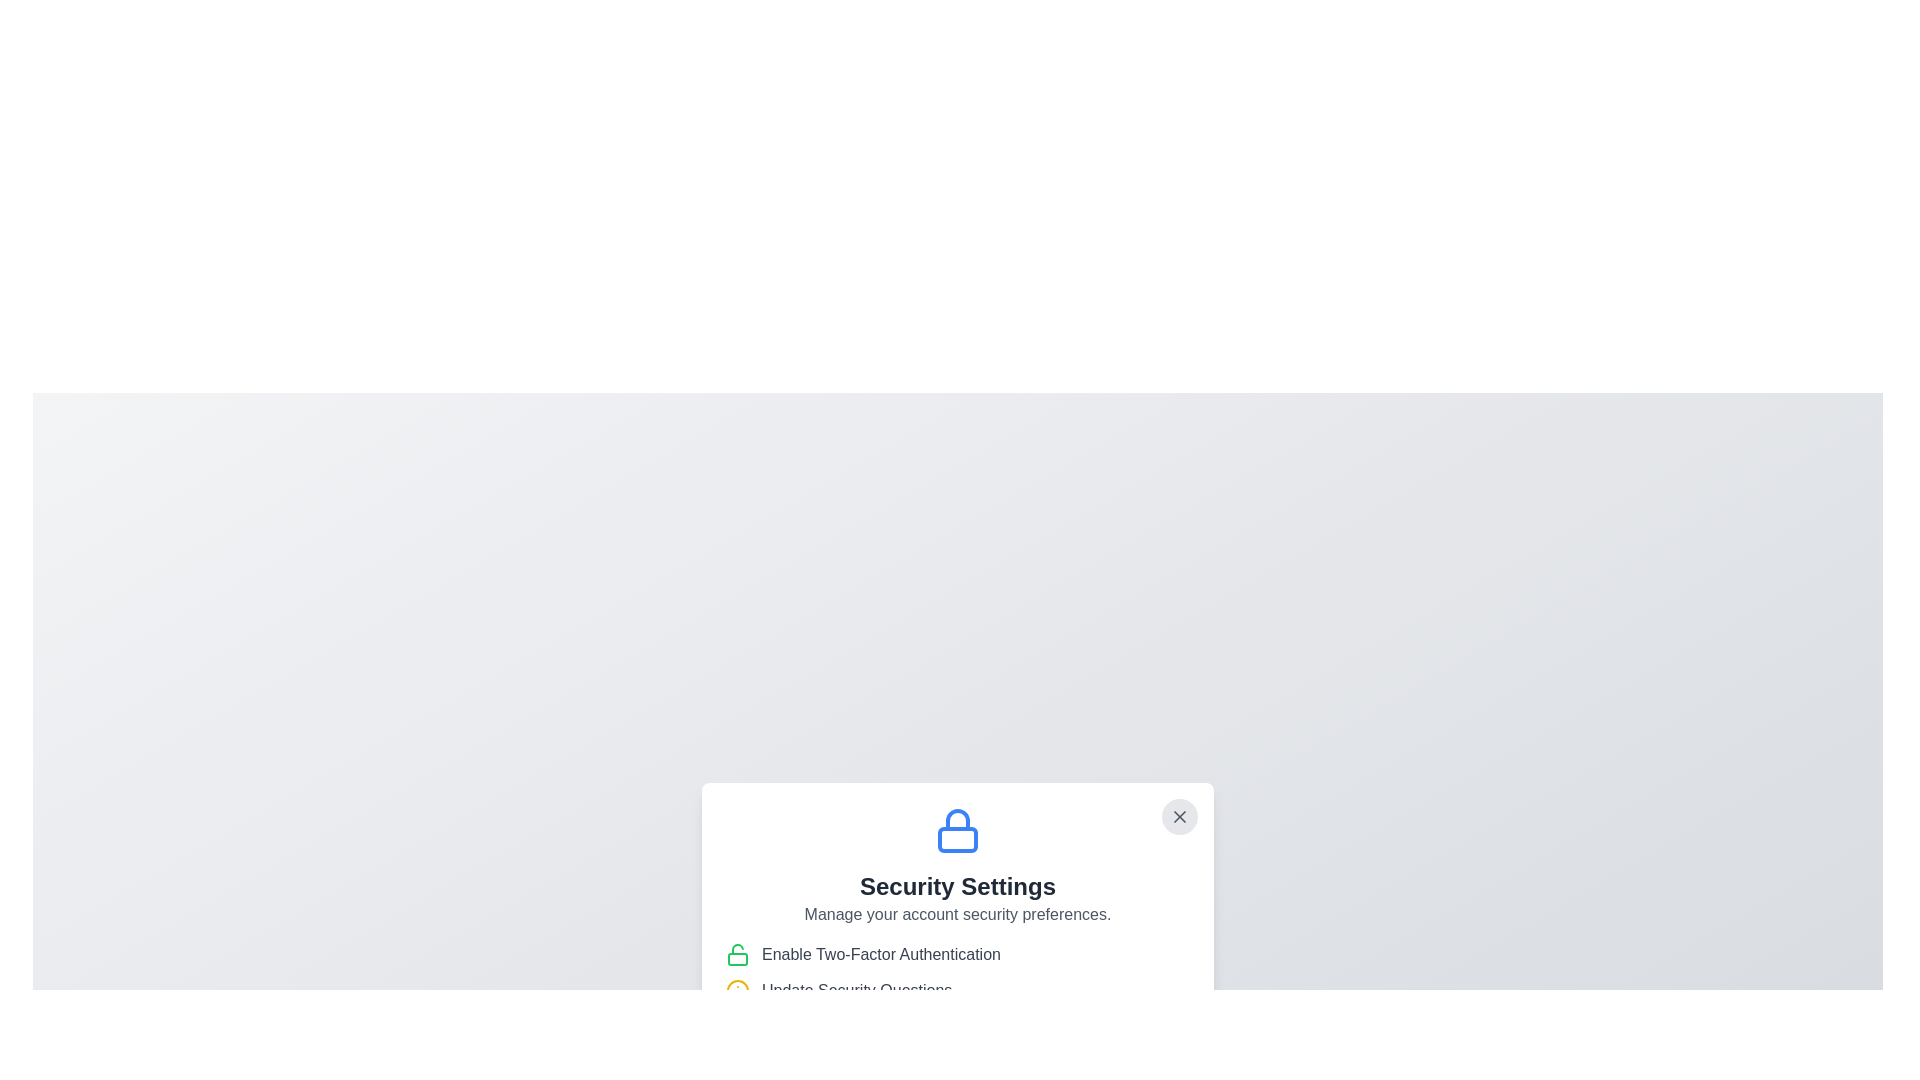 Image resolution: width=1920 pixels, height=1080 pixels. I want to click on the open padlock icon representing an unlocked state, located to the left of 'Enable Two-Factor Authentication' in the security settings panel, so click(737, 954).